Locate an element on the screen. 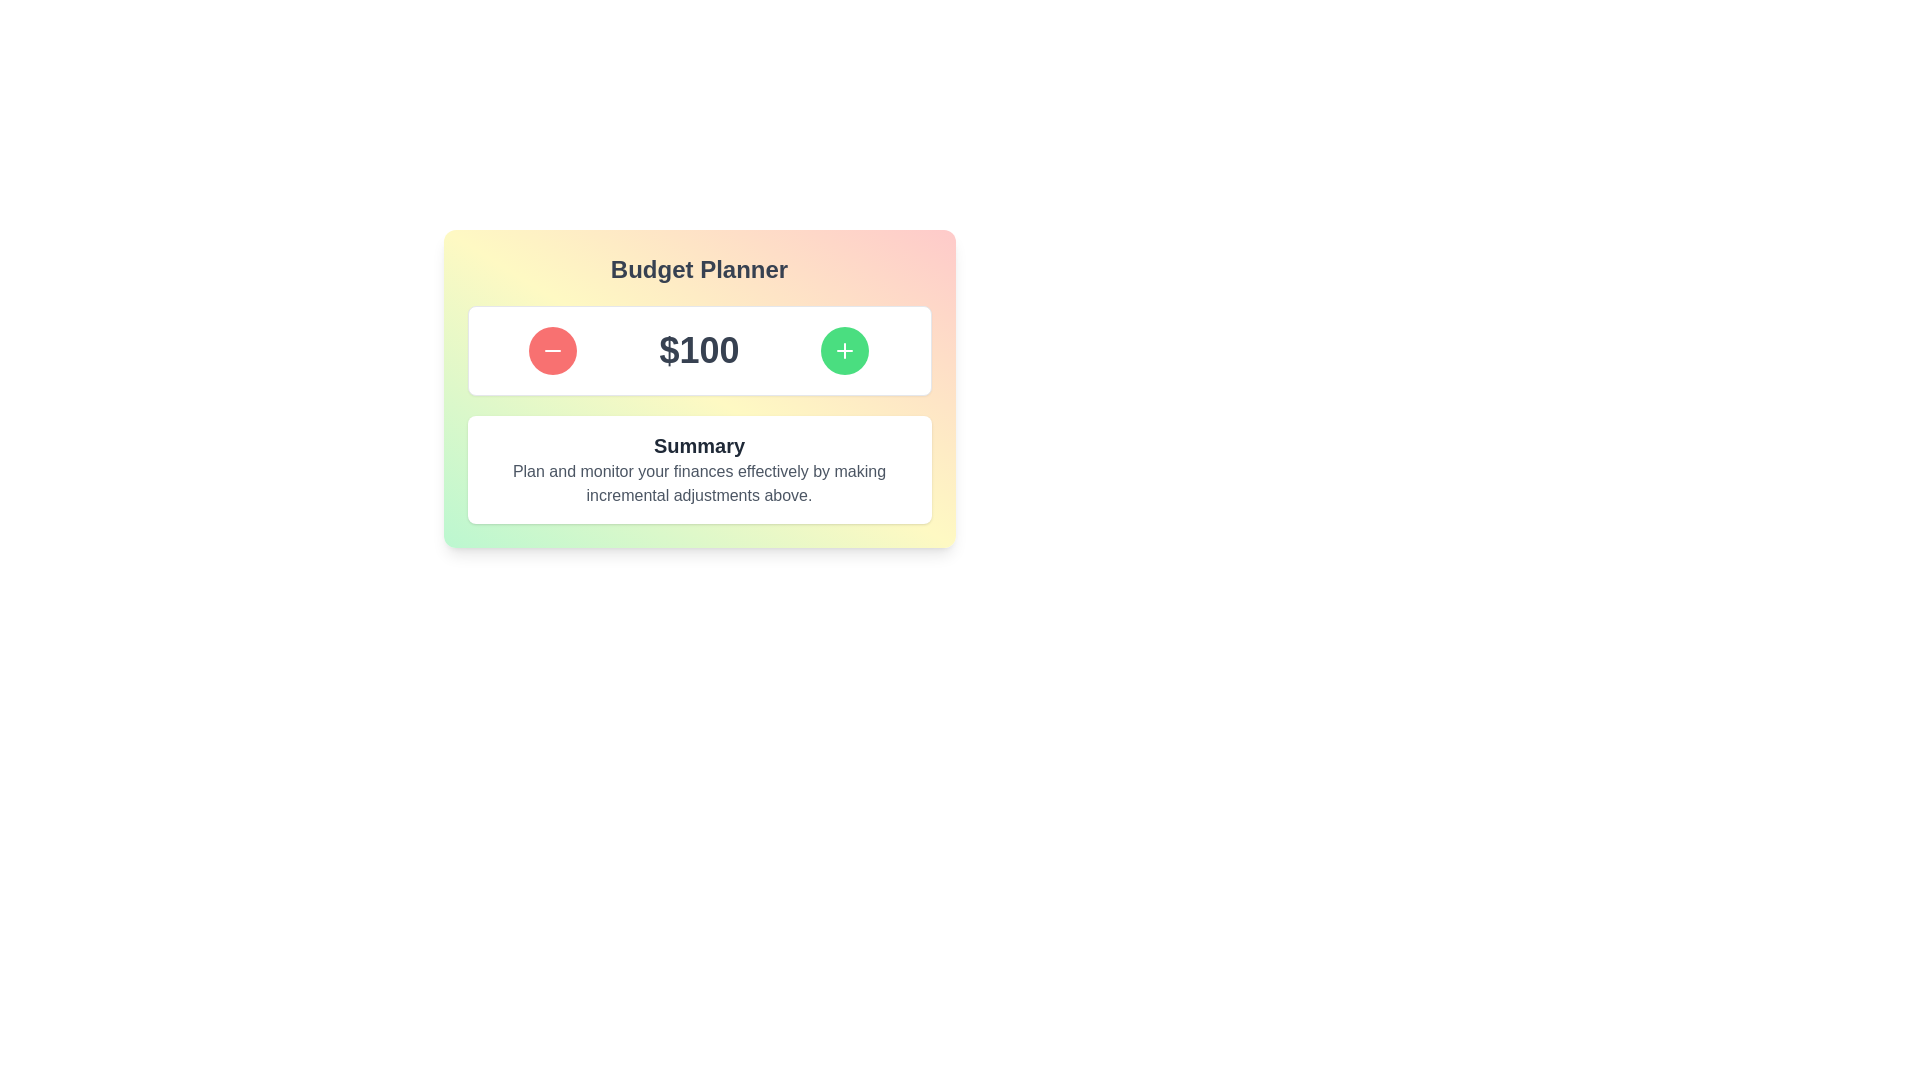 The height and width of the screenshot is (1080, 1920). the green circular button with a white plus sign is located at coordinates (845, 350).